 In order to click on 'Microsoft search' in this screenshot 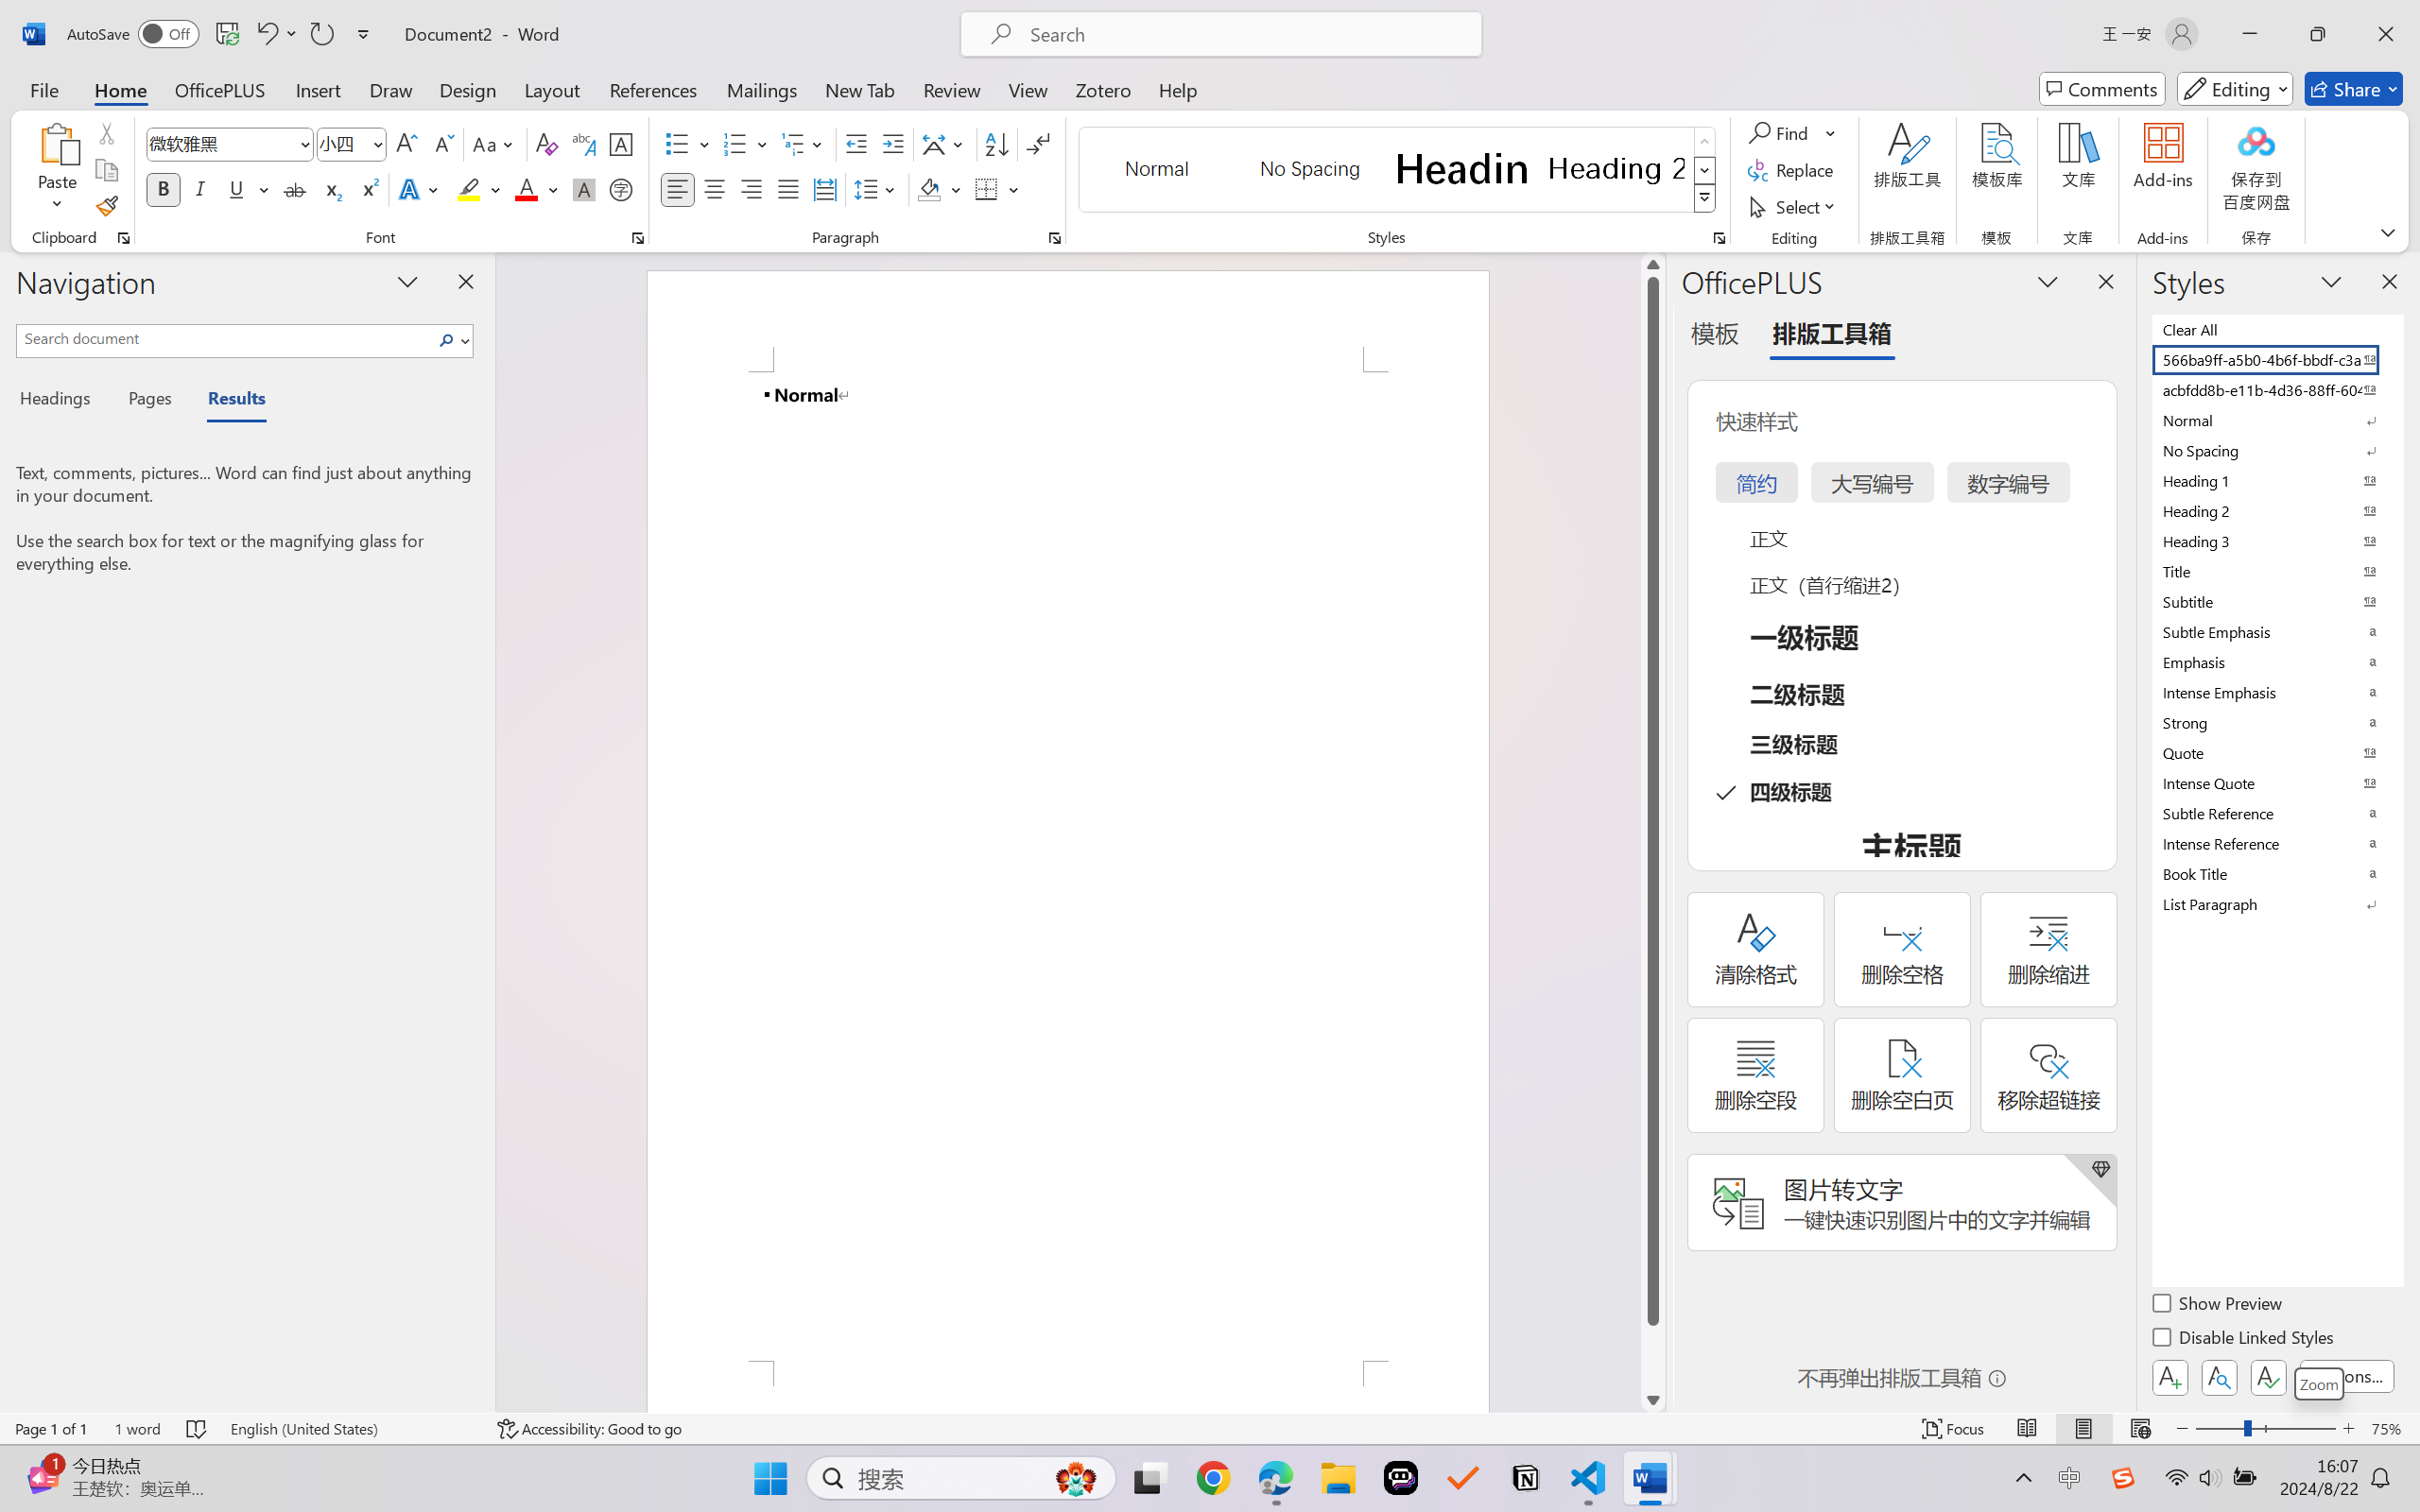, I will do `click(1246, 33)`.